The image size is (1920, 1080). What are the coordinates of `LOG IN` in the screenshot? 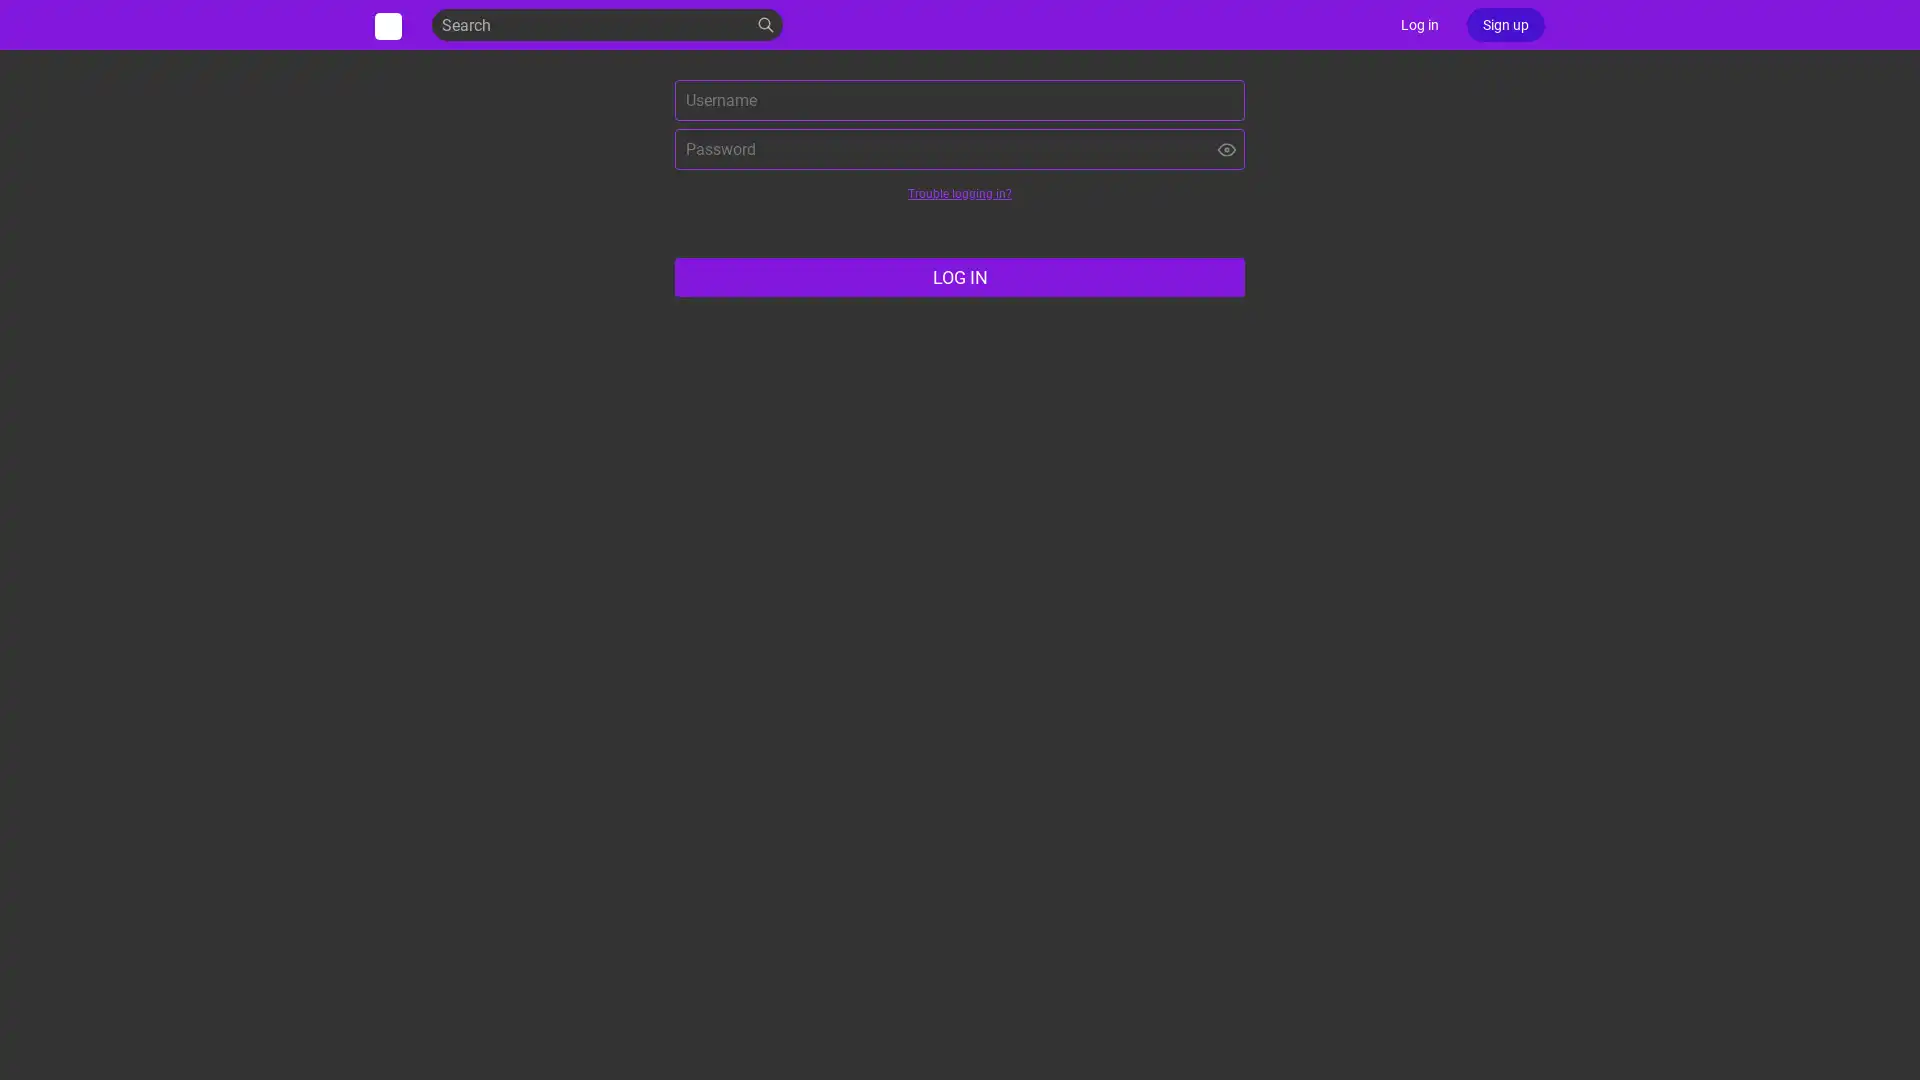 It's located at (960, 277).